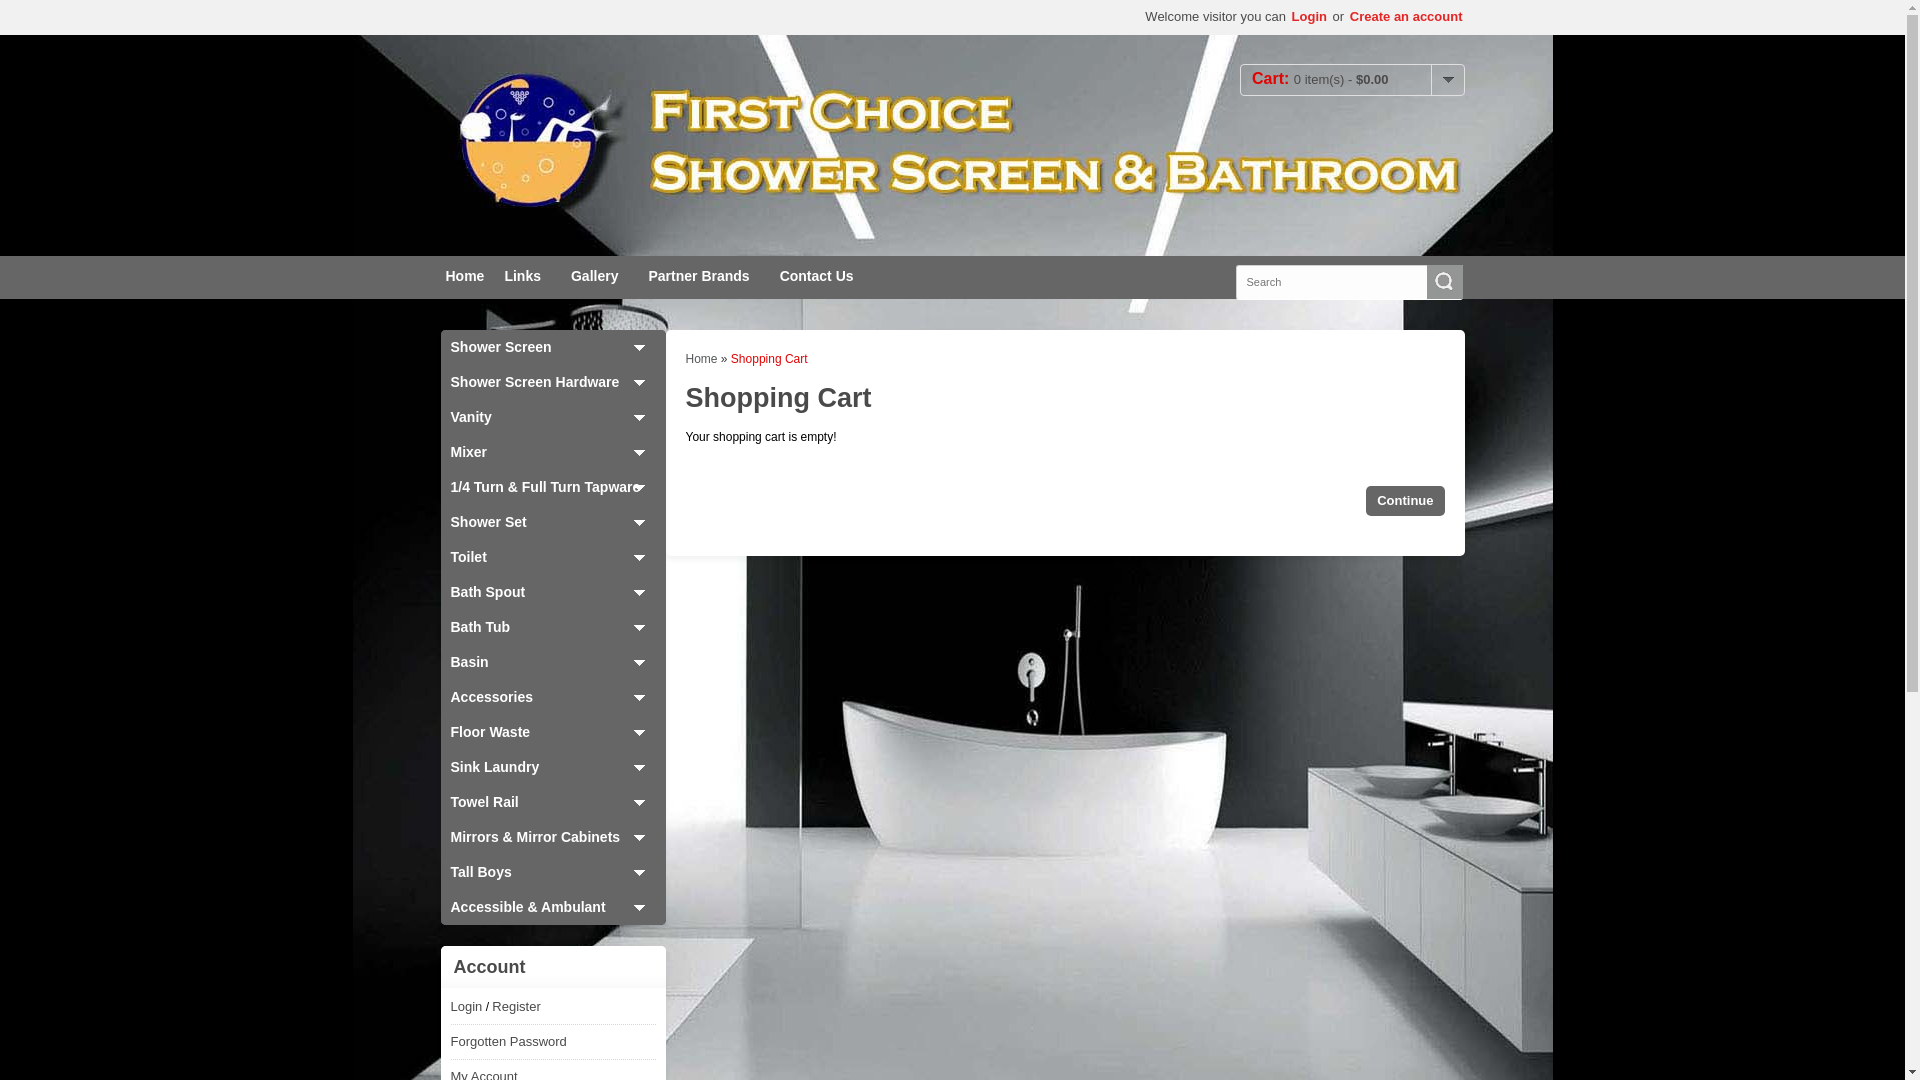 The image size is (1920, 1080). What do you see at coordinates (552, 662) in the screenshot?
I see `'Basin'` at bounding box center [552, 662].